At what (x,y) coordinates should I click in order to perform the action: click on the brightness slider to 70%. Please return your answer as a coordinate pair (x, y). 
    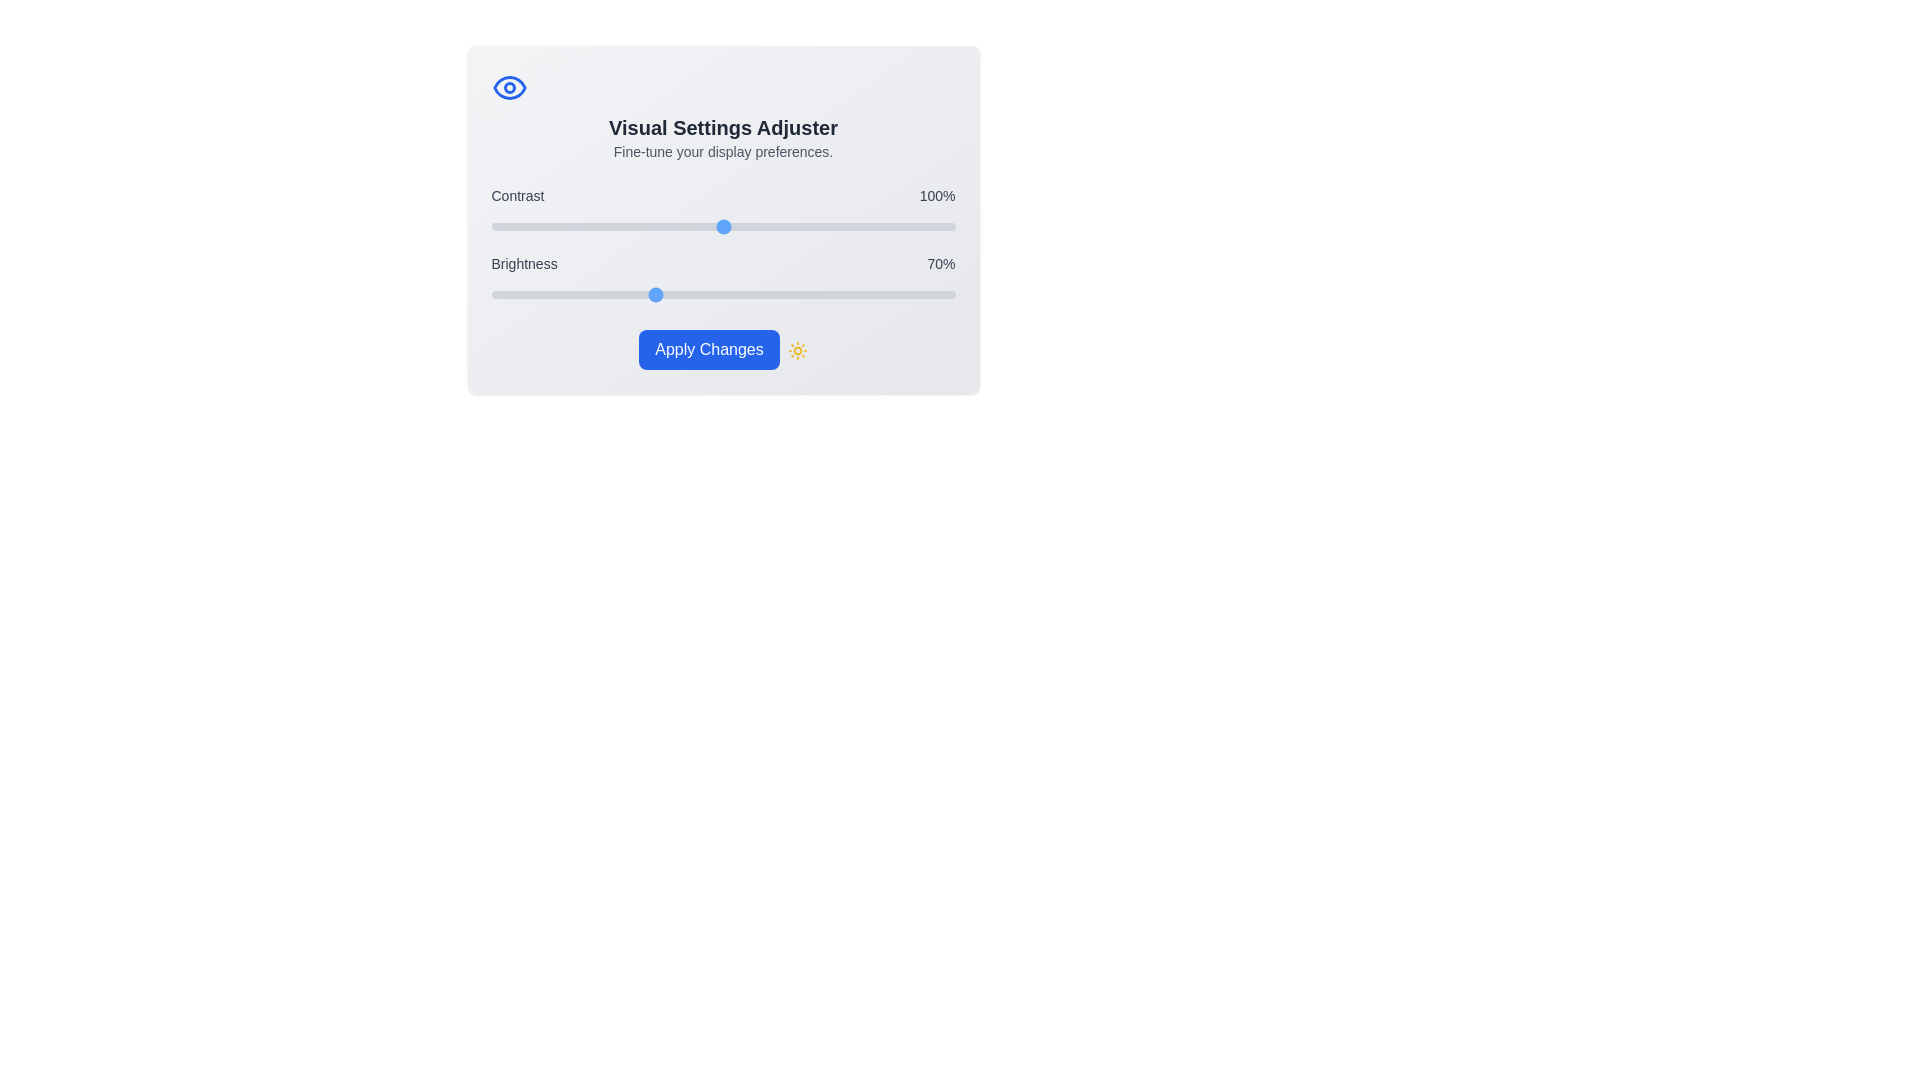
    Looking at the image, I should click on (653, 294).